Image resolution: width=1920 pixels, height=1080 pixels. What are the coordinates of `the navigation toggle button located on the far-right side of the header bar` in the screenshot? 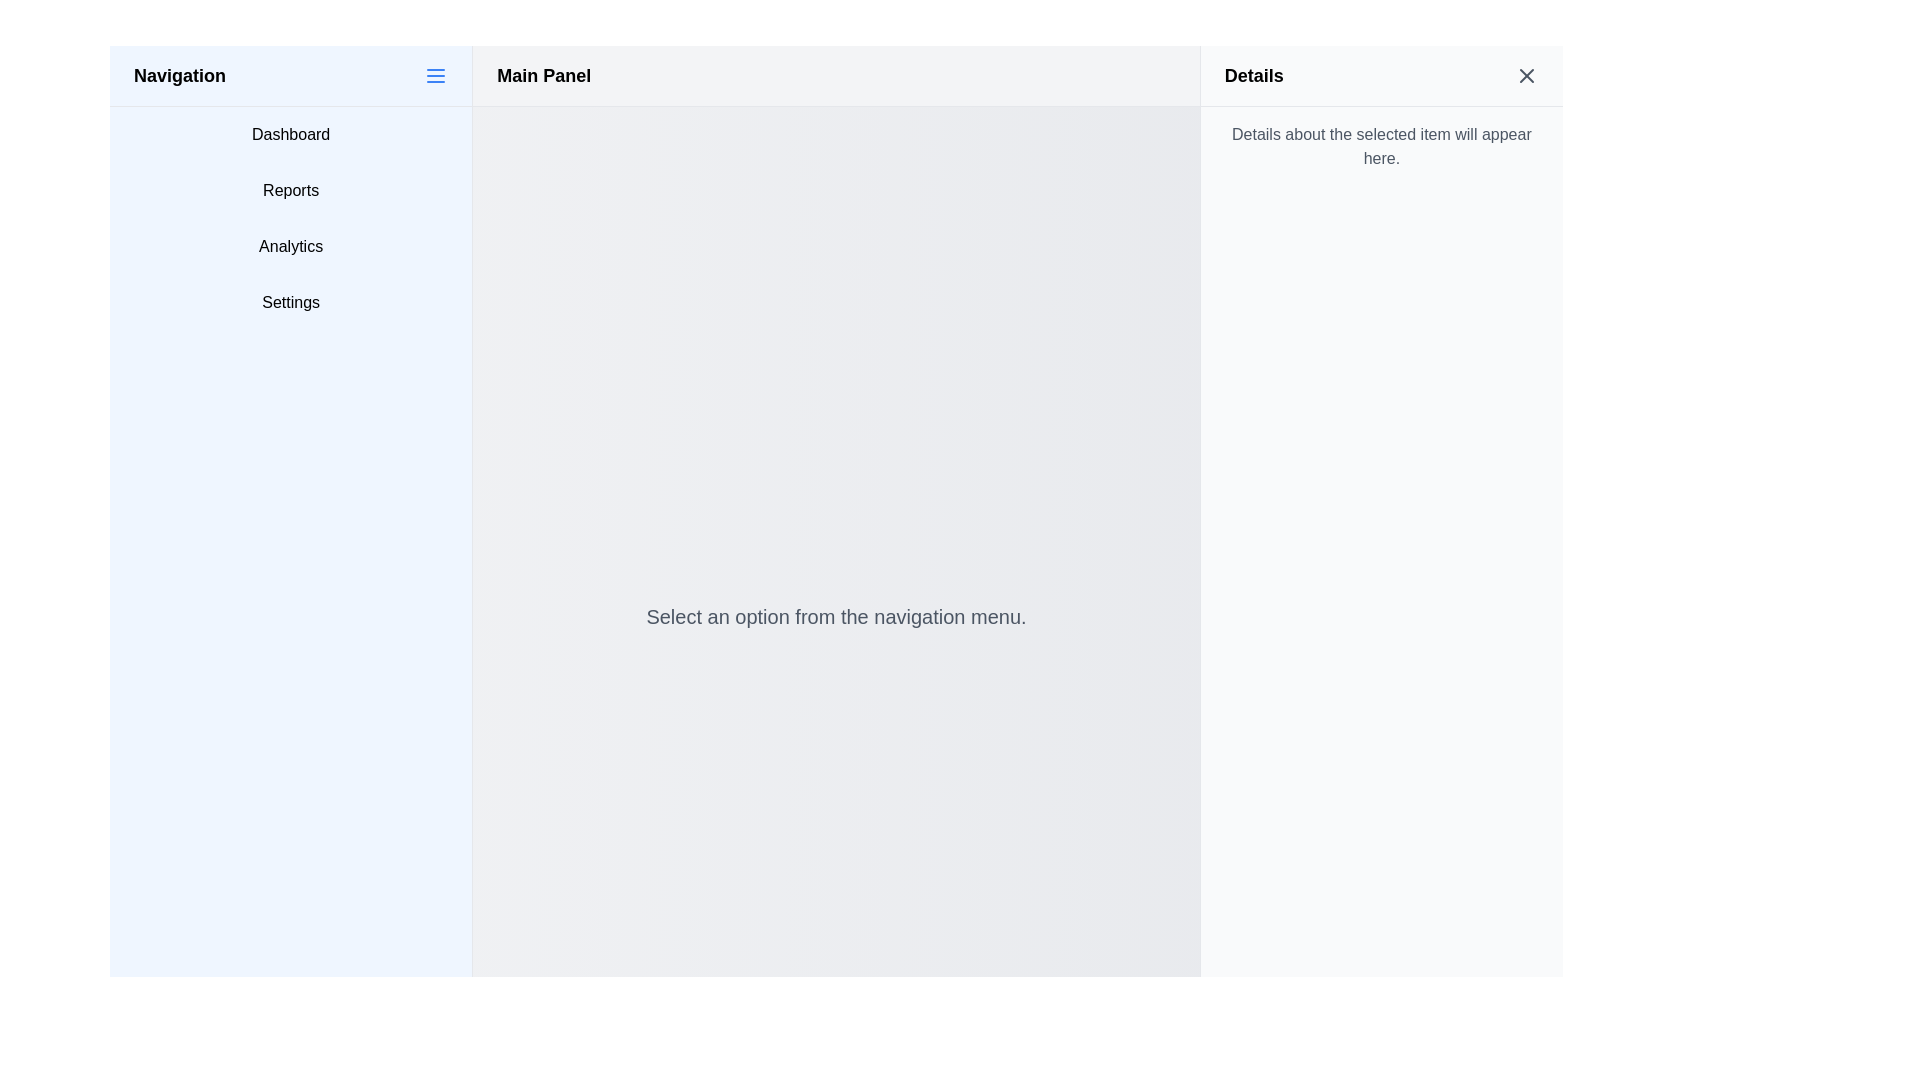 It's located at (435, 75).